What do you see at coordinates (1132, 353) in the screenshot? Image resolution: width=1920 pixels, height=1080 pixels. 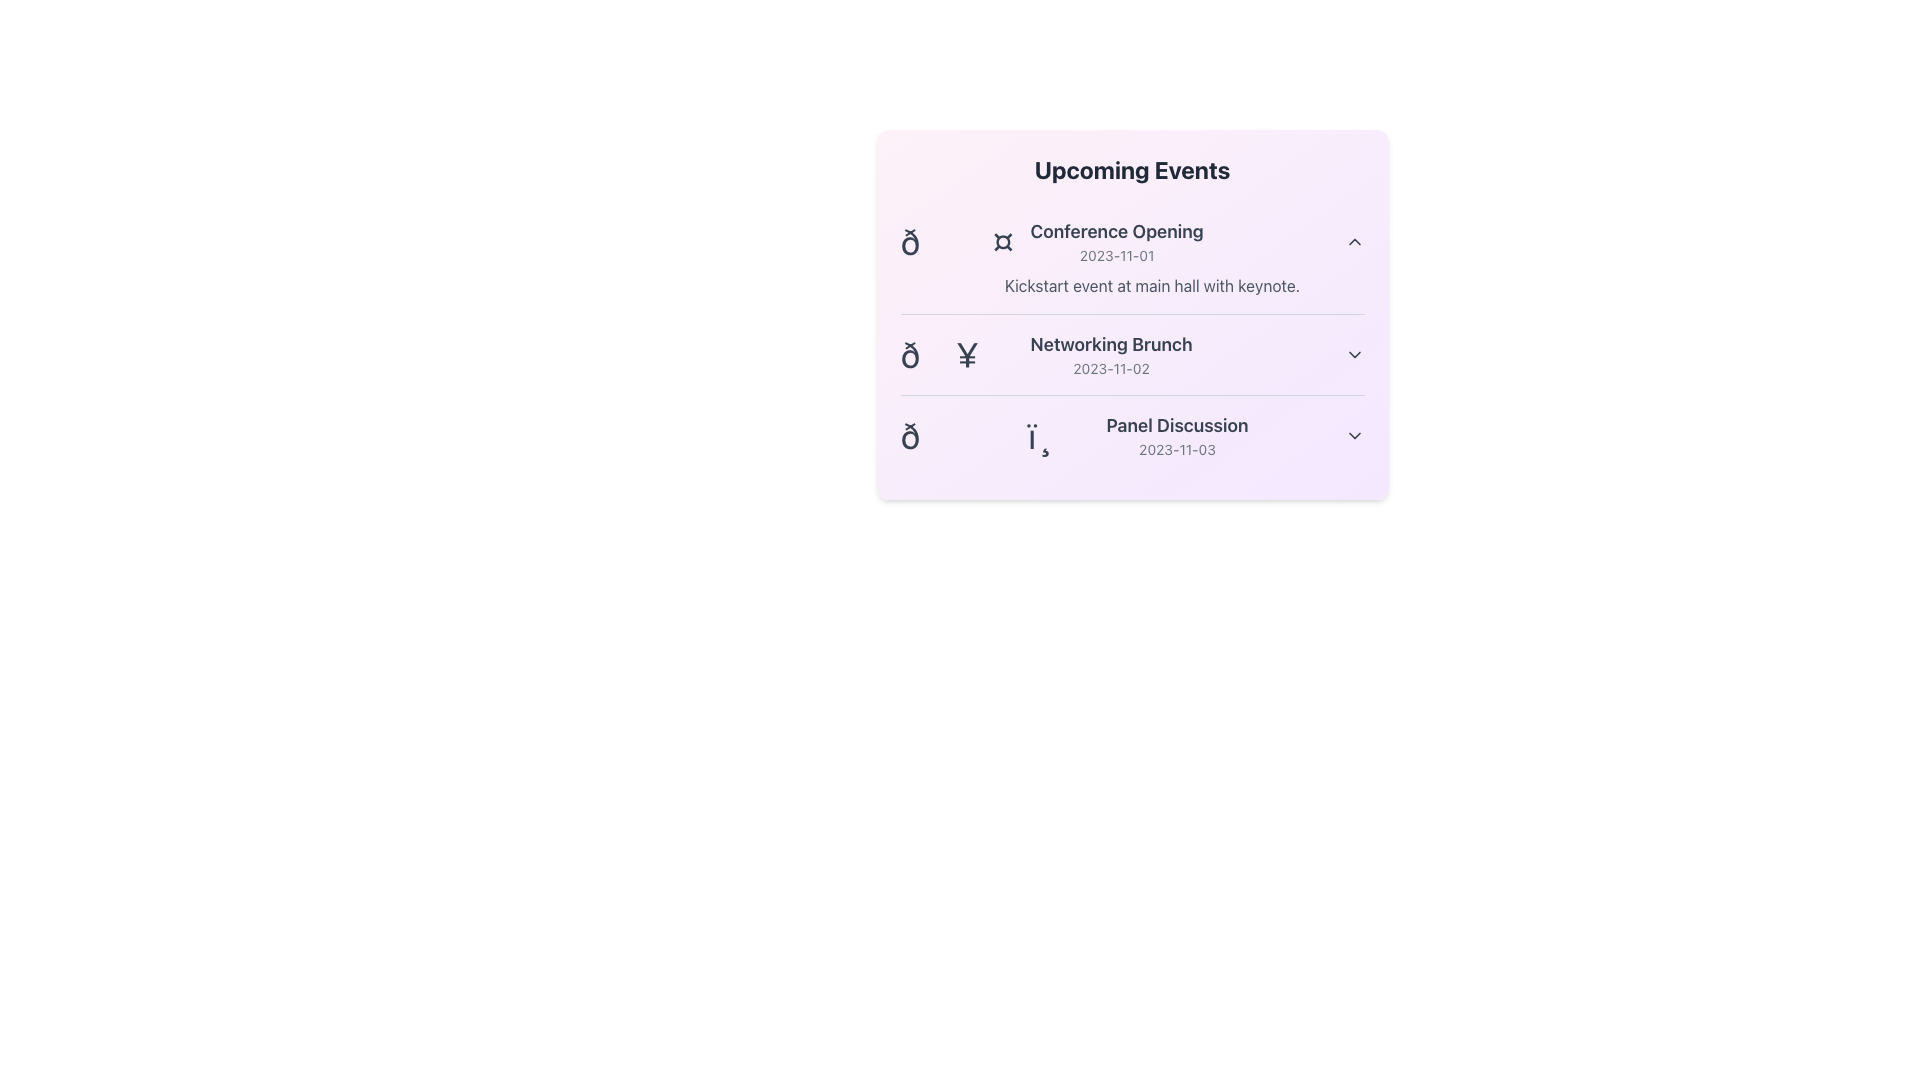 I see `the interactive arrow icon of the 'Networking Brunch' event in the Upcoming Events panel` at bounding box center [1132, 353].